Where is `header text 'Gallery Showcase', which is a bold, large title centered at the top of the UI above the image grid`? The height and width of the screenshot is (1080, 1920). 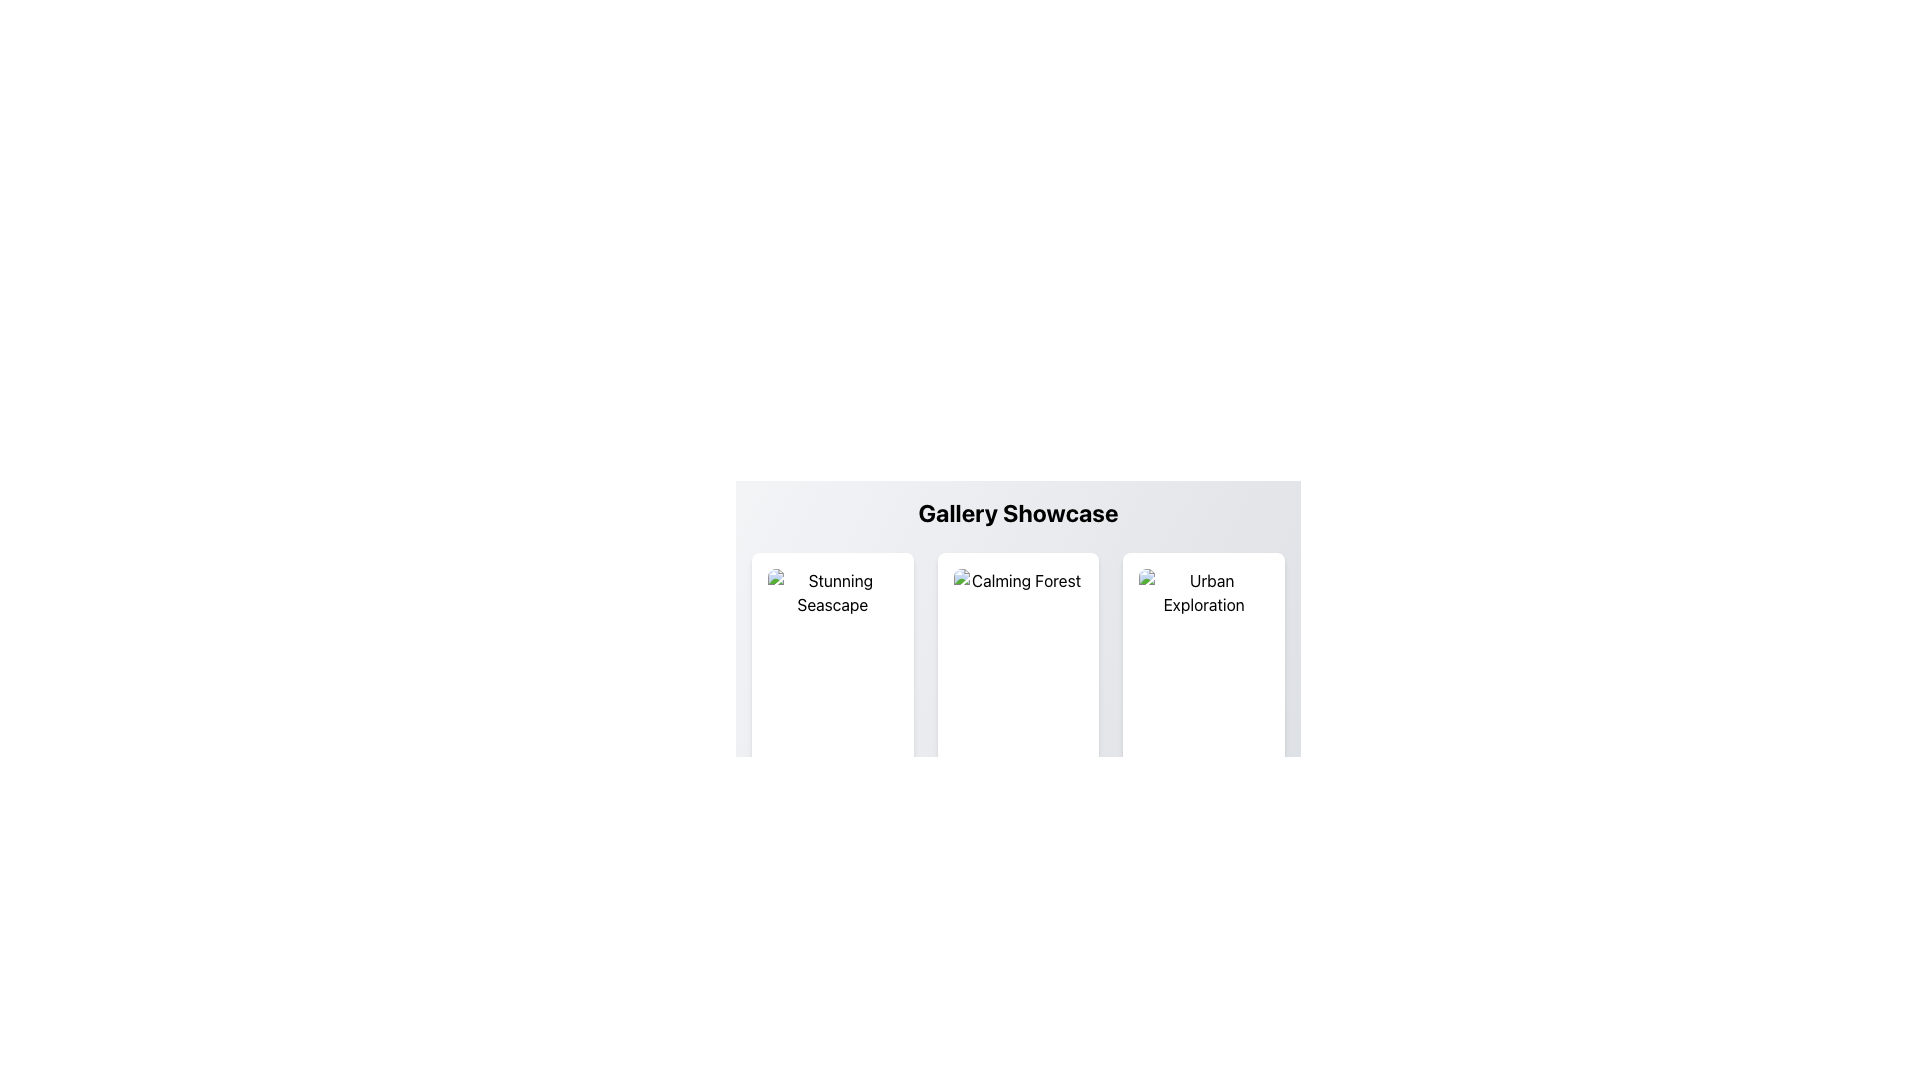 header text 'Gallery Showcase', which is a bold, large title centered at the top of the UI above the image grid is located at coordinates (1018, 512).